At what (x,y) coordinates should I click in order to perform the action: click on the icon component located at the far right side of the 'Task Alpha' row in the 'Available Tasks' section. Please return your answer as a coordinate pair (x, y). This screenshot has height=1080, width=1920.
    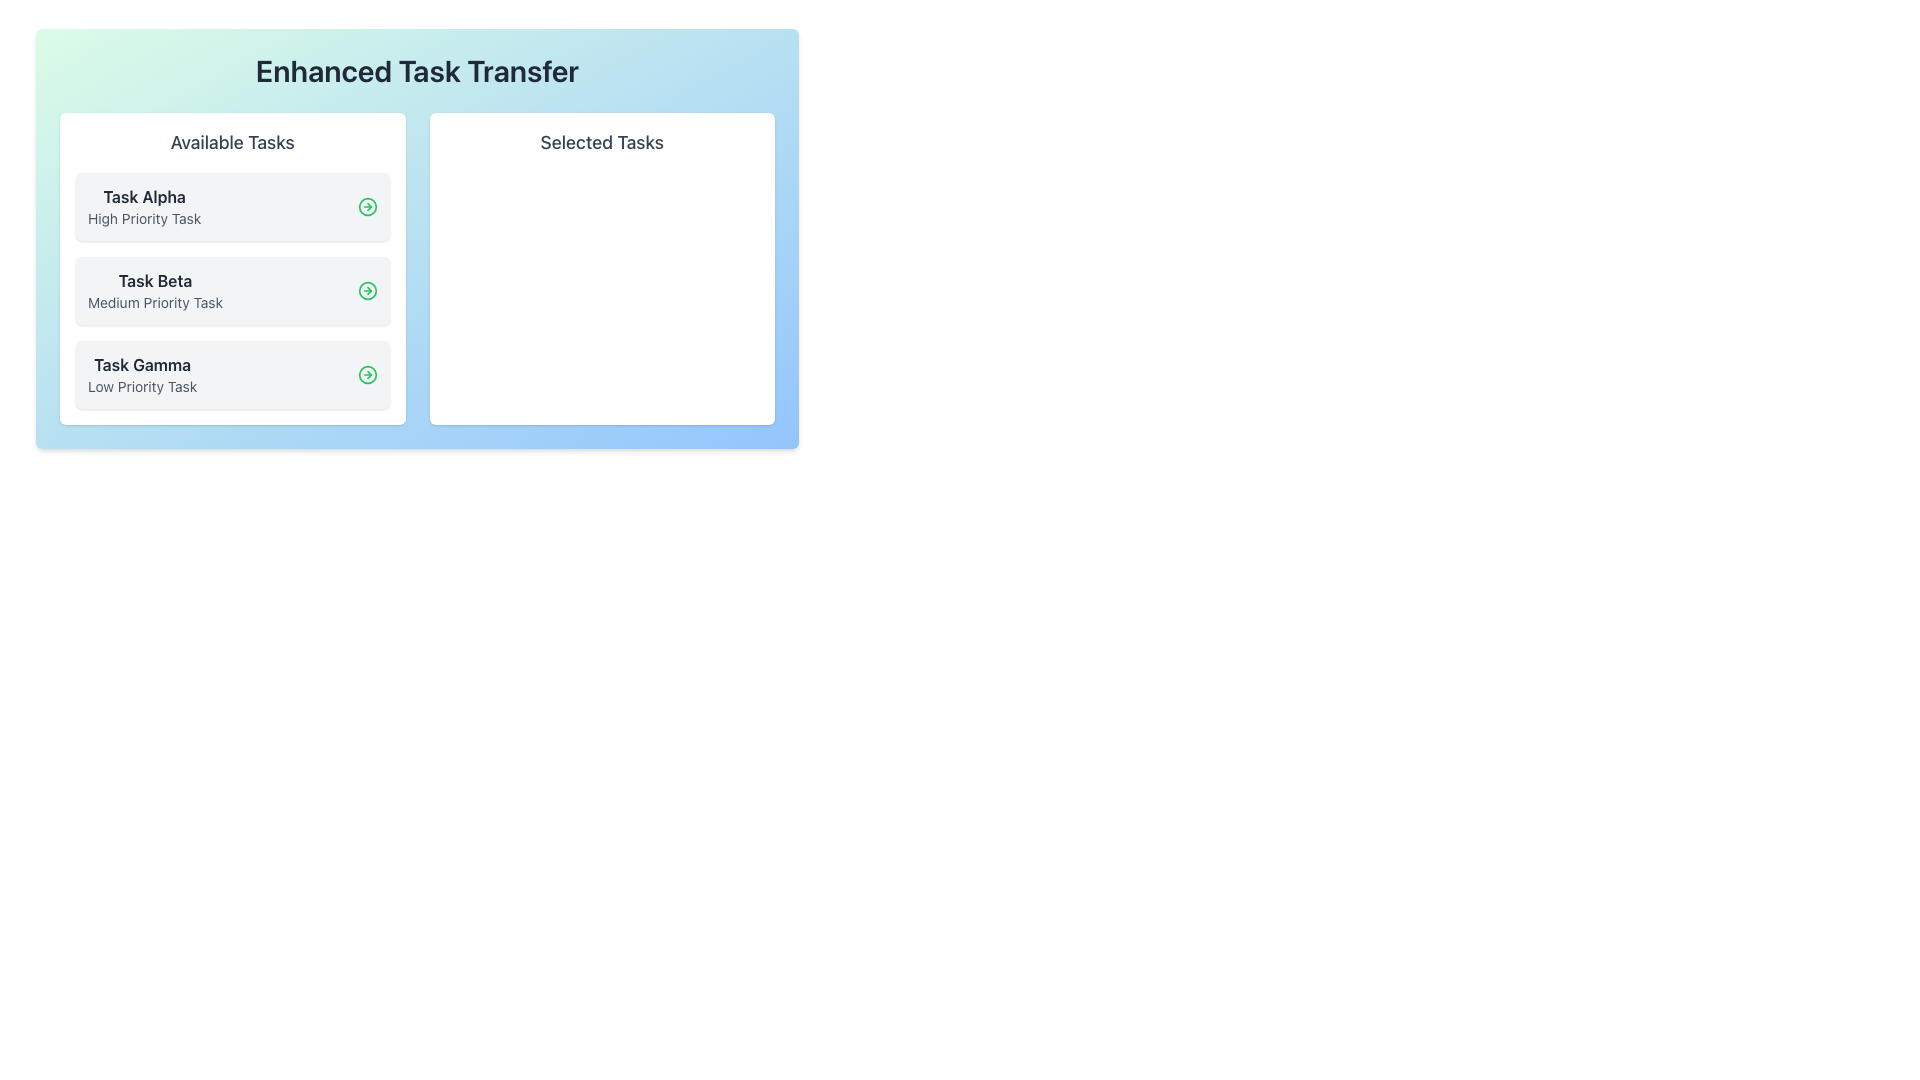
    Looking at the image, I should click on (367, 207).